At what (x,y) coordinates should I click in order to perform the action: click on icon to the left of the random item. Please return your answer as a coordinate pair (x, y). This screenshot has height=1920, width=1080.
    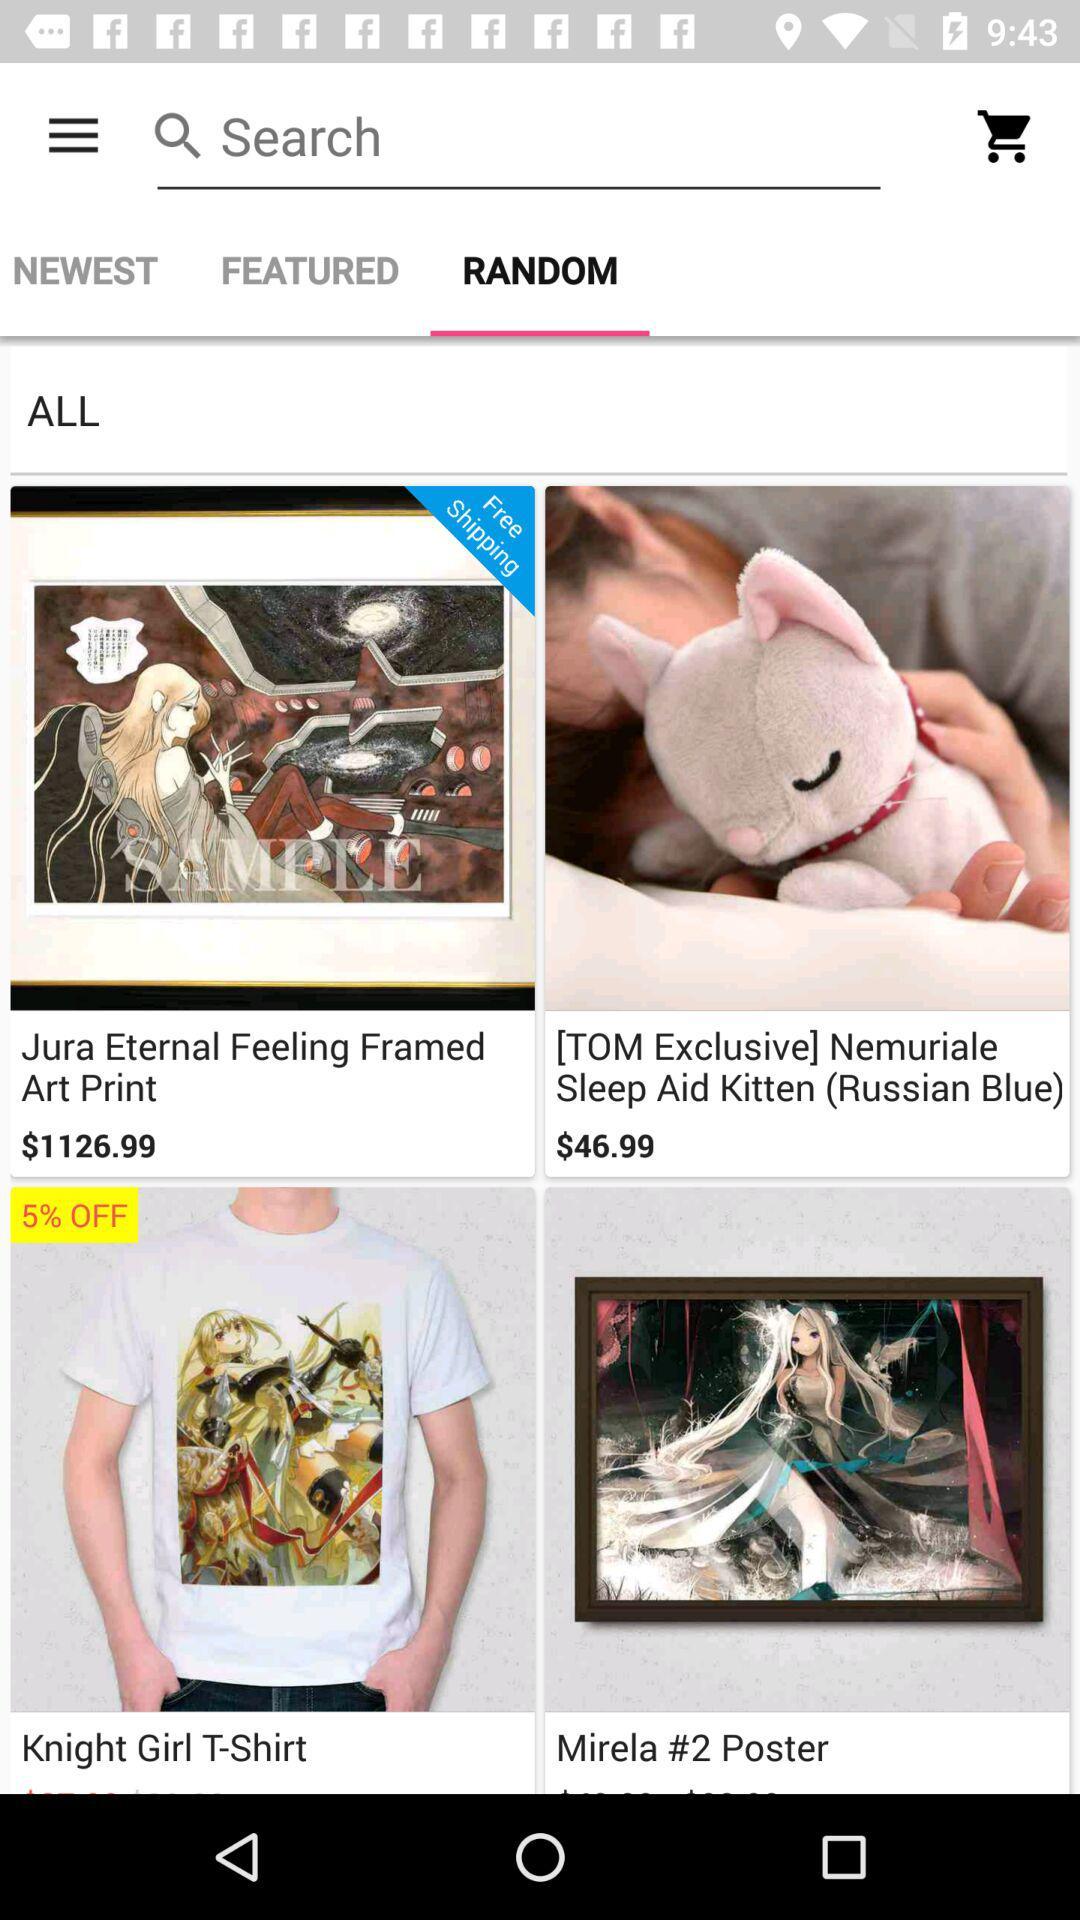
    Looking at the image, I should click on (309, 269).